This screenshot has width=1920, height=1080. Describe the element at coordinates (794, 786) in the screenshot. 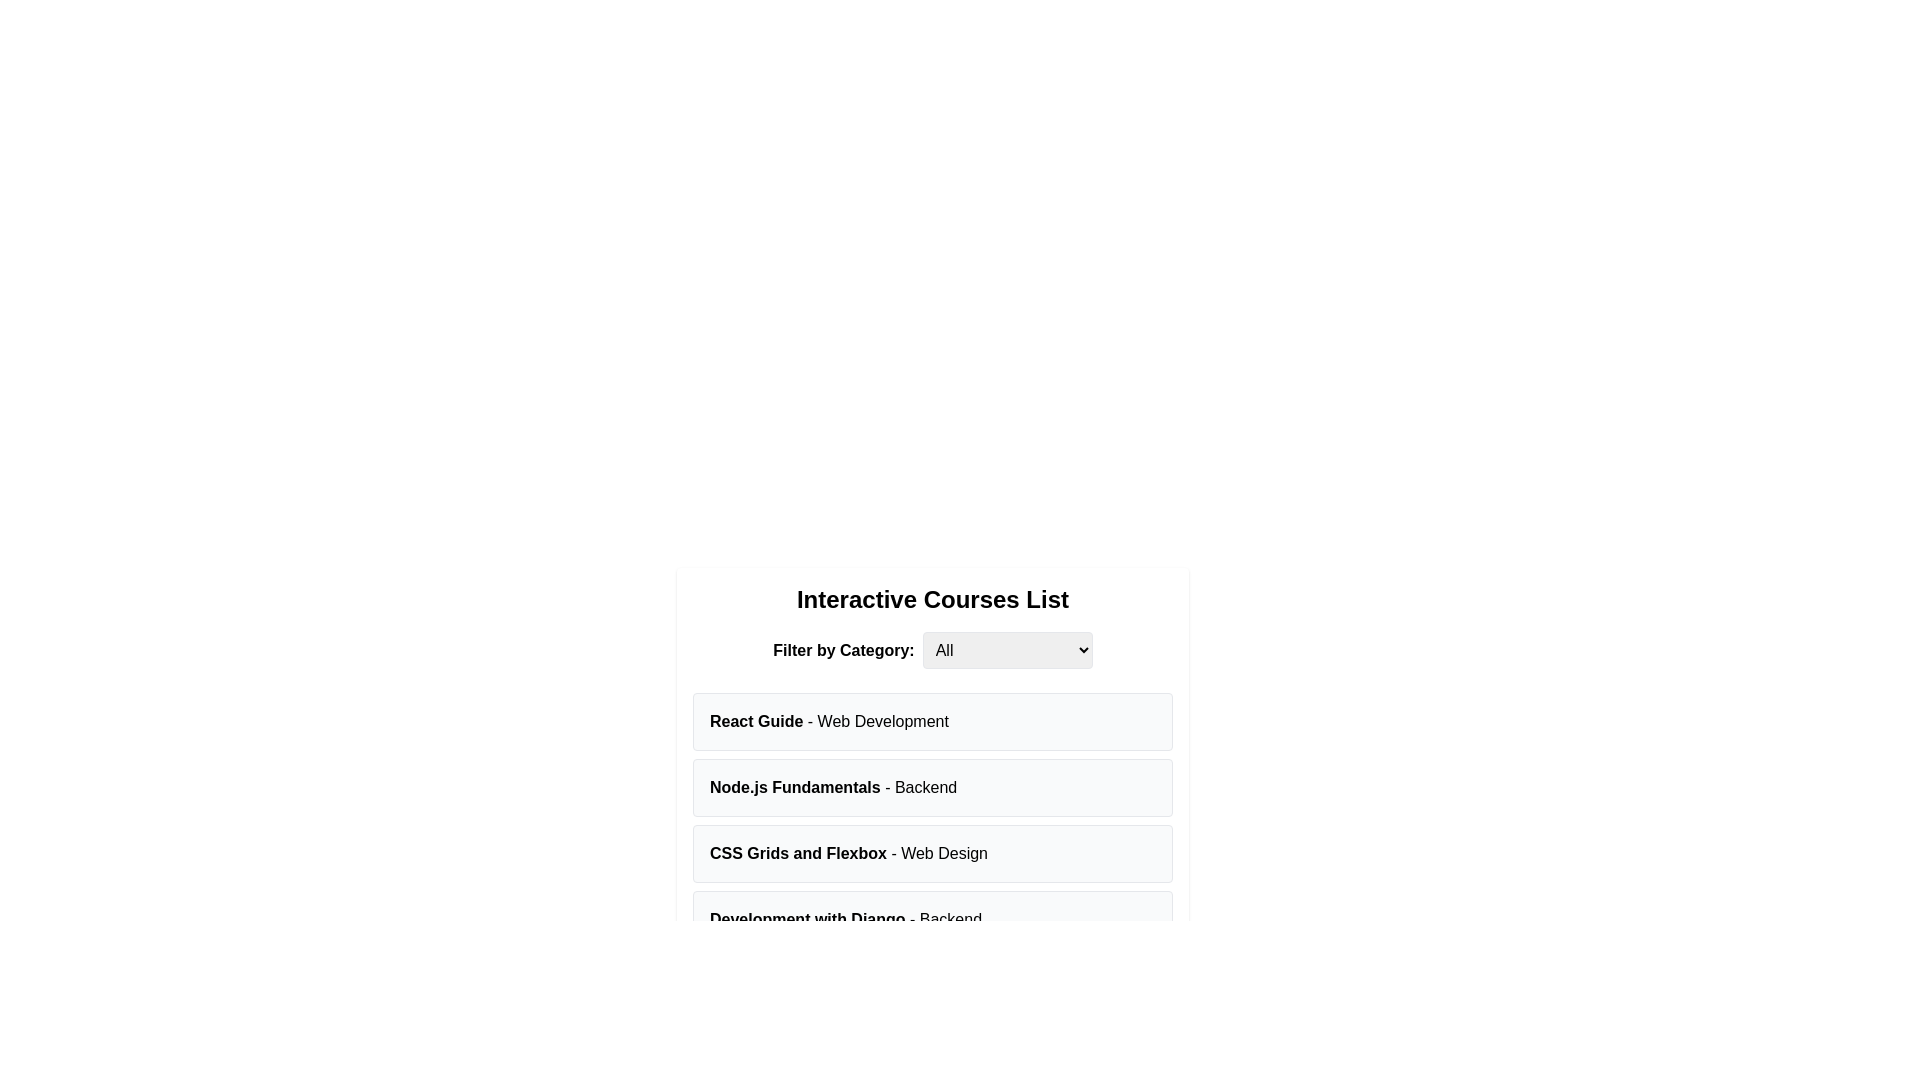

I see `the text label serving as a title for the course 'Node.js Fundamentals - Backend'` at that location.